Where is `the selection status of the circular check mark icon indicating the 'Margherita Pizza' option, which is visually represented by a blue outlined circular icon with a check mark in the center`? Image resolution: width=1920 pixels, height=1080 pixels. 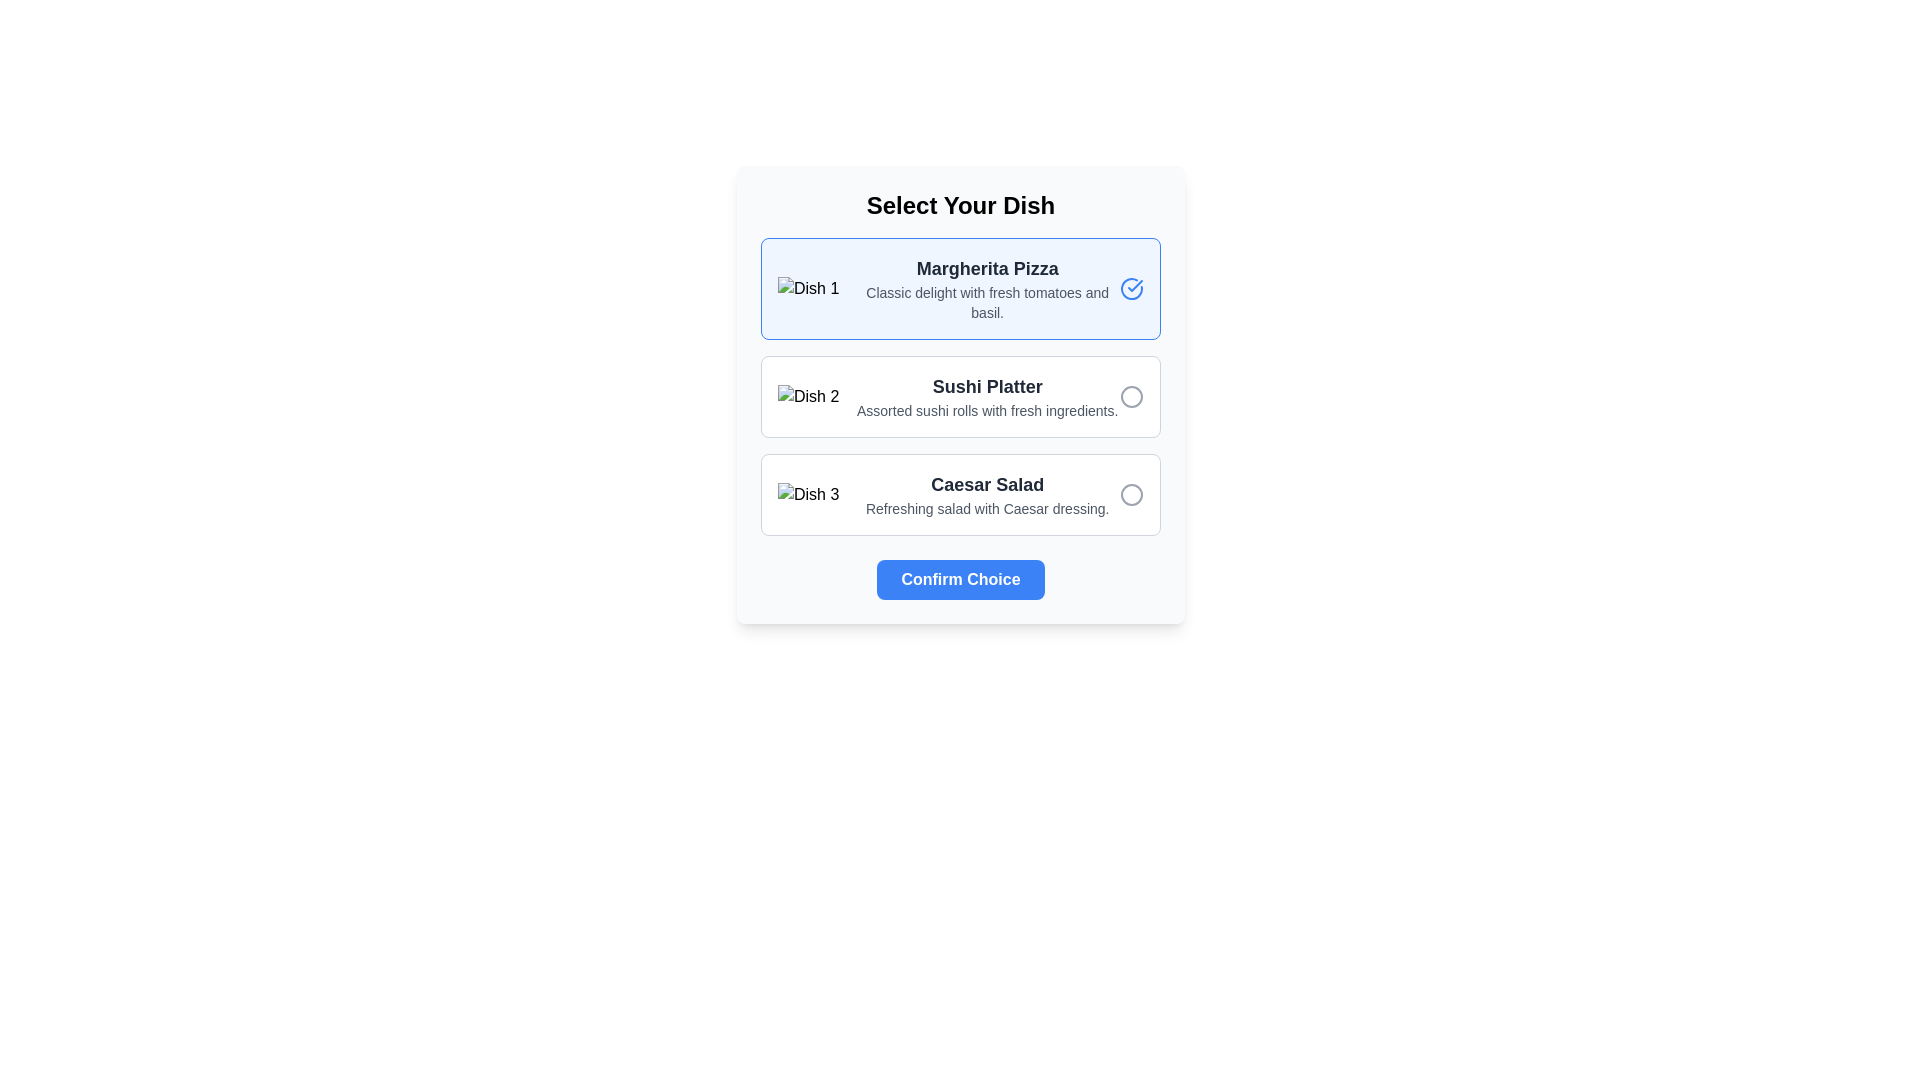
the selection status of the circular check mark icon indicating the 'Margherita Pizza' option, which is visually represented by a blue outlined circular icon with a check mark in the center is located at coordinates (1132, 289).